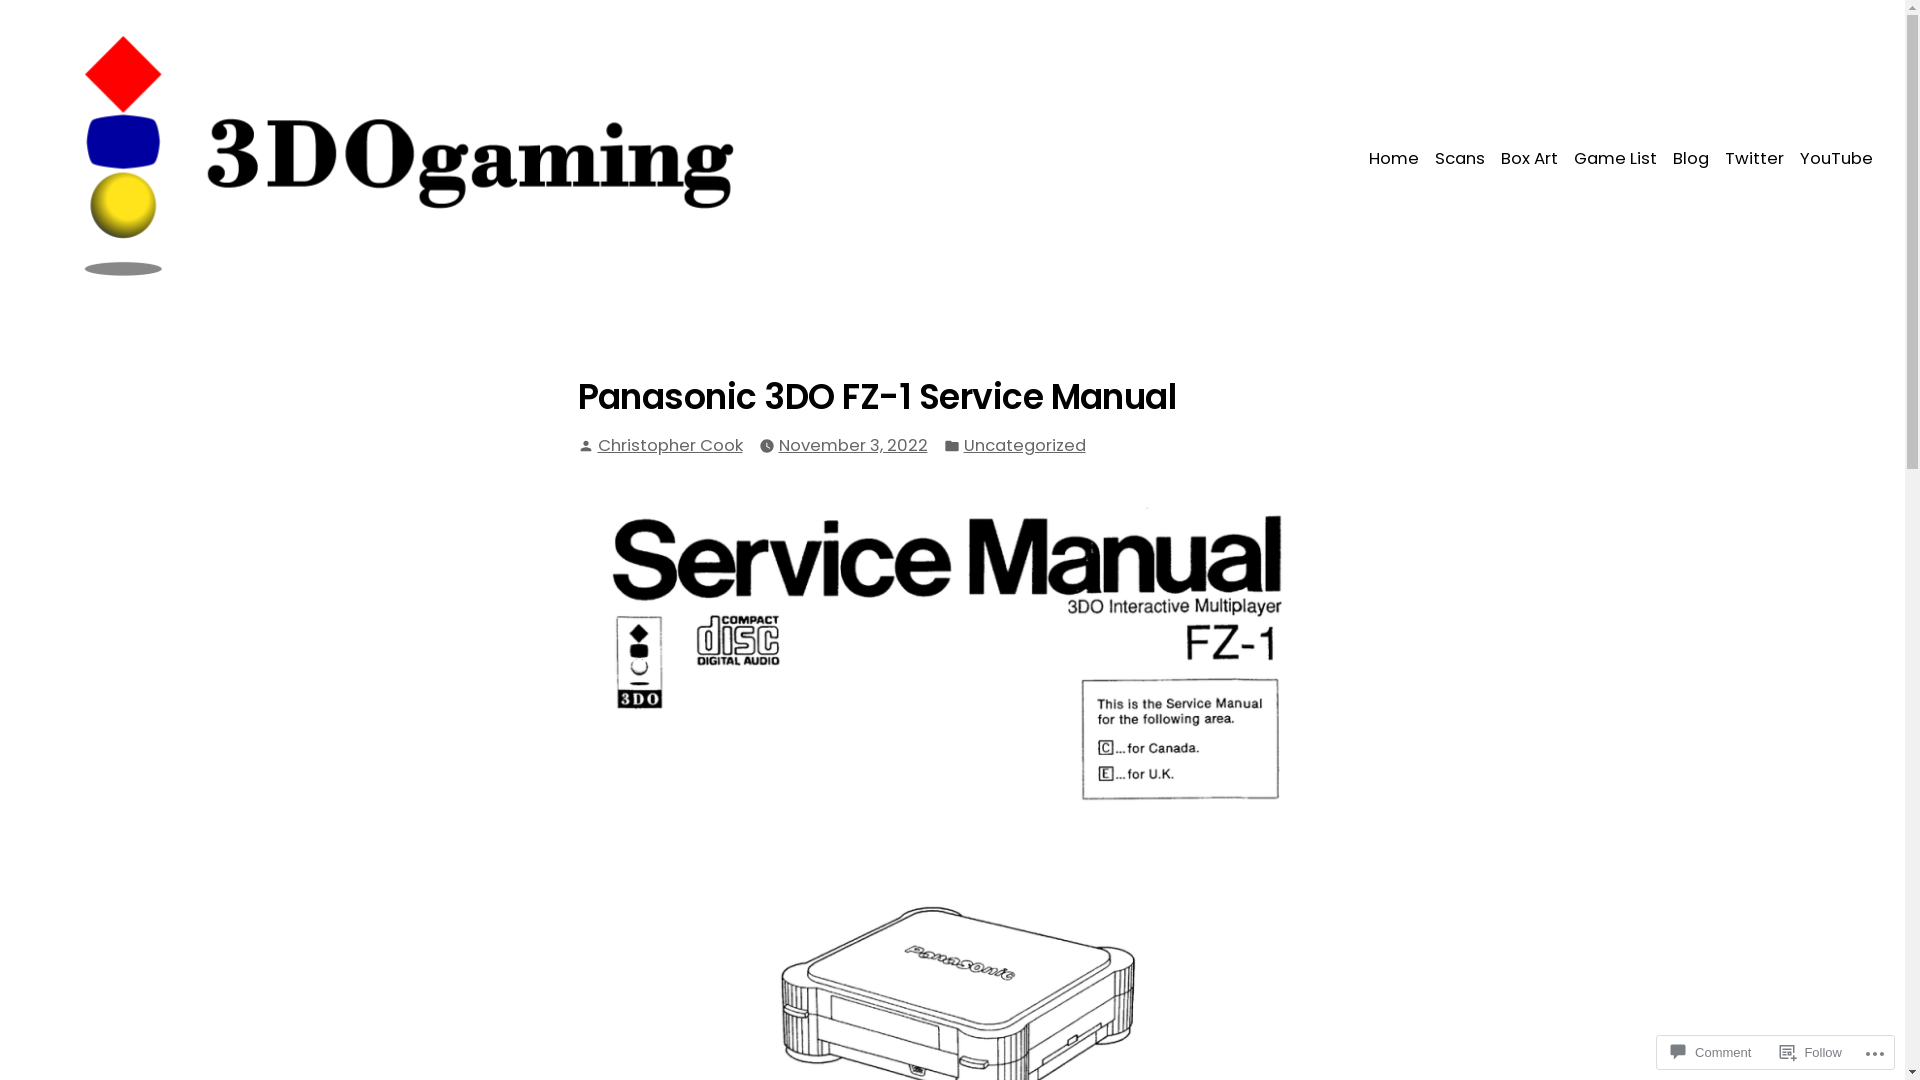 The width and height of the screenshot is (1920, 1080). I want to click on 'YouTube', so click(1791, 158).